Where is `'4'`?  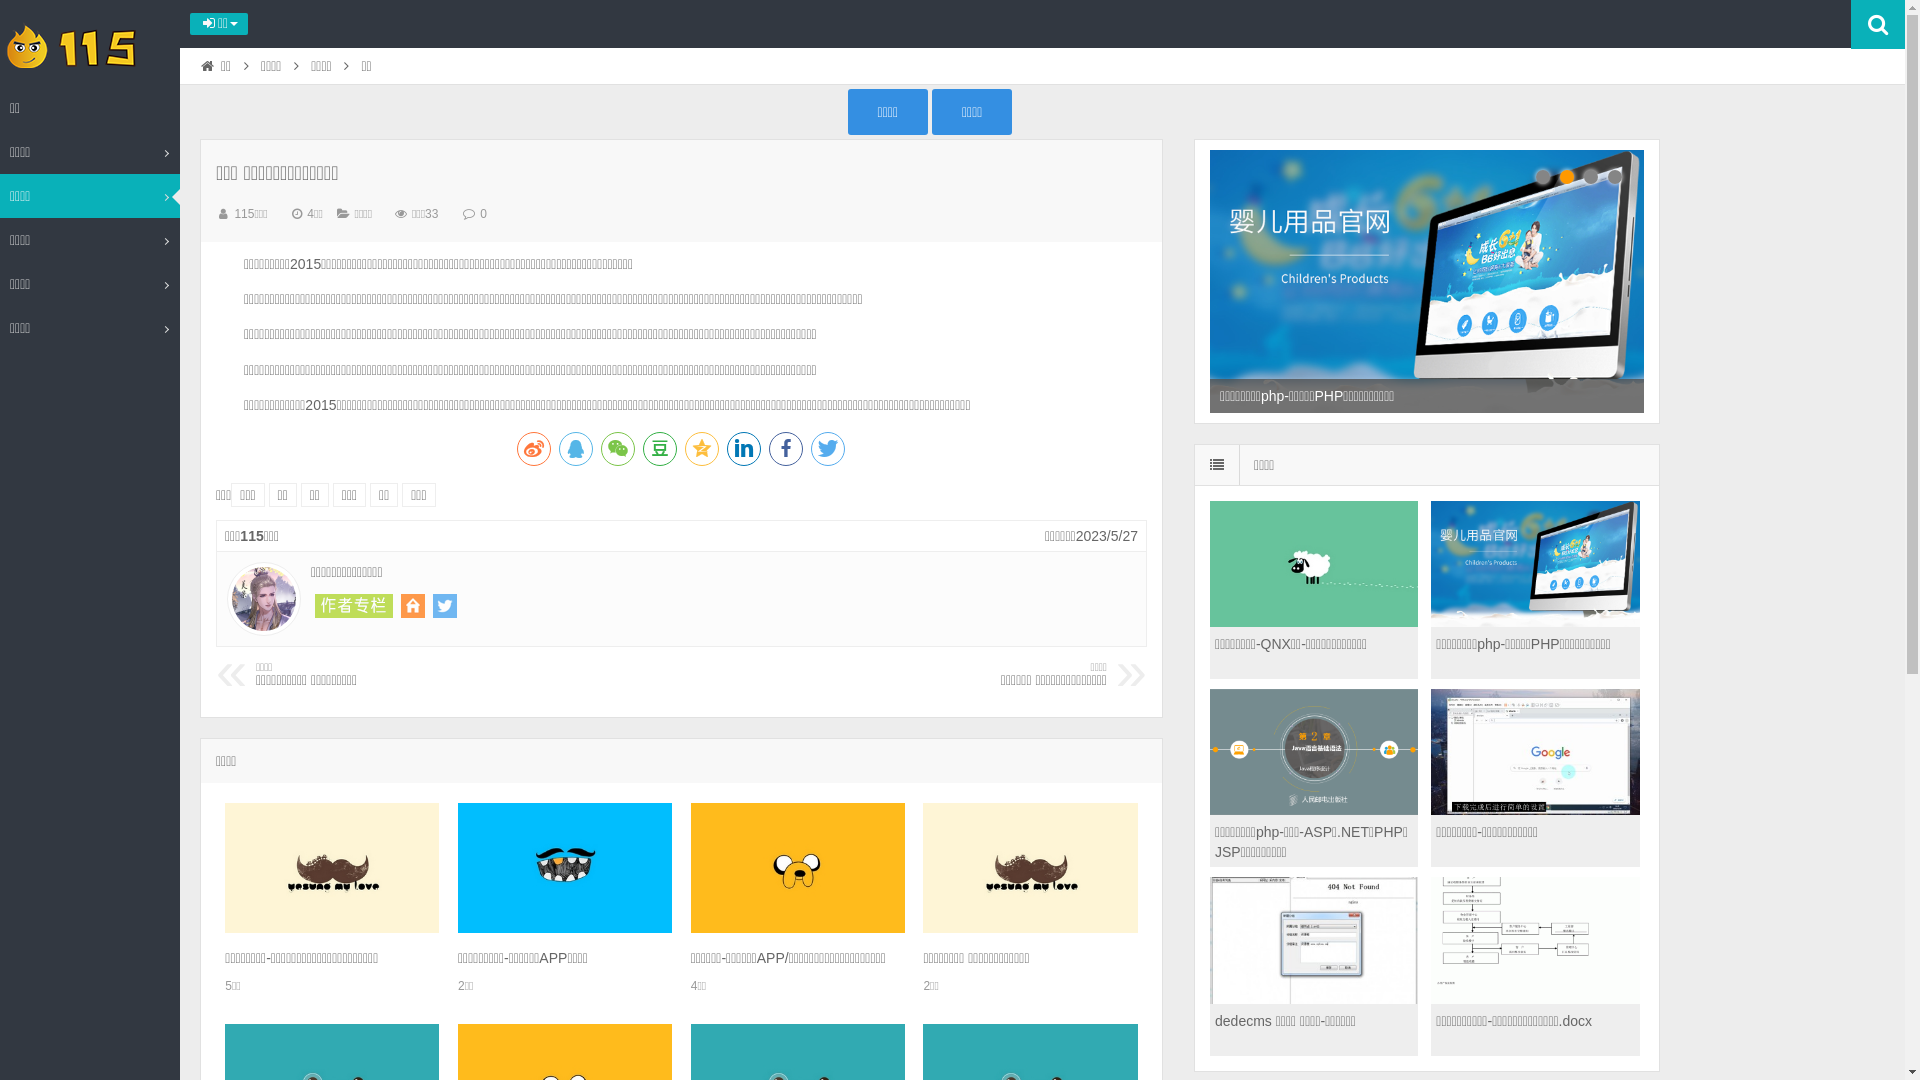 '4' is located at coordinates (1608, 176).